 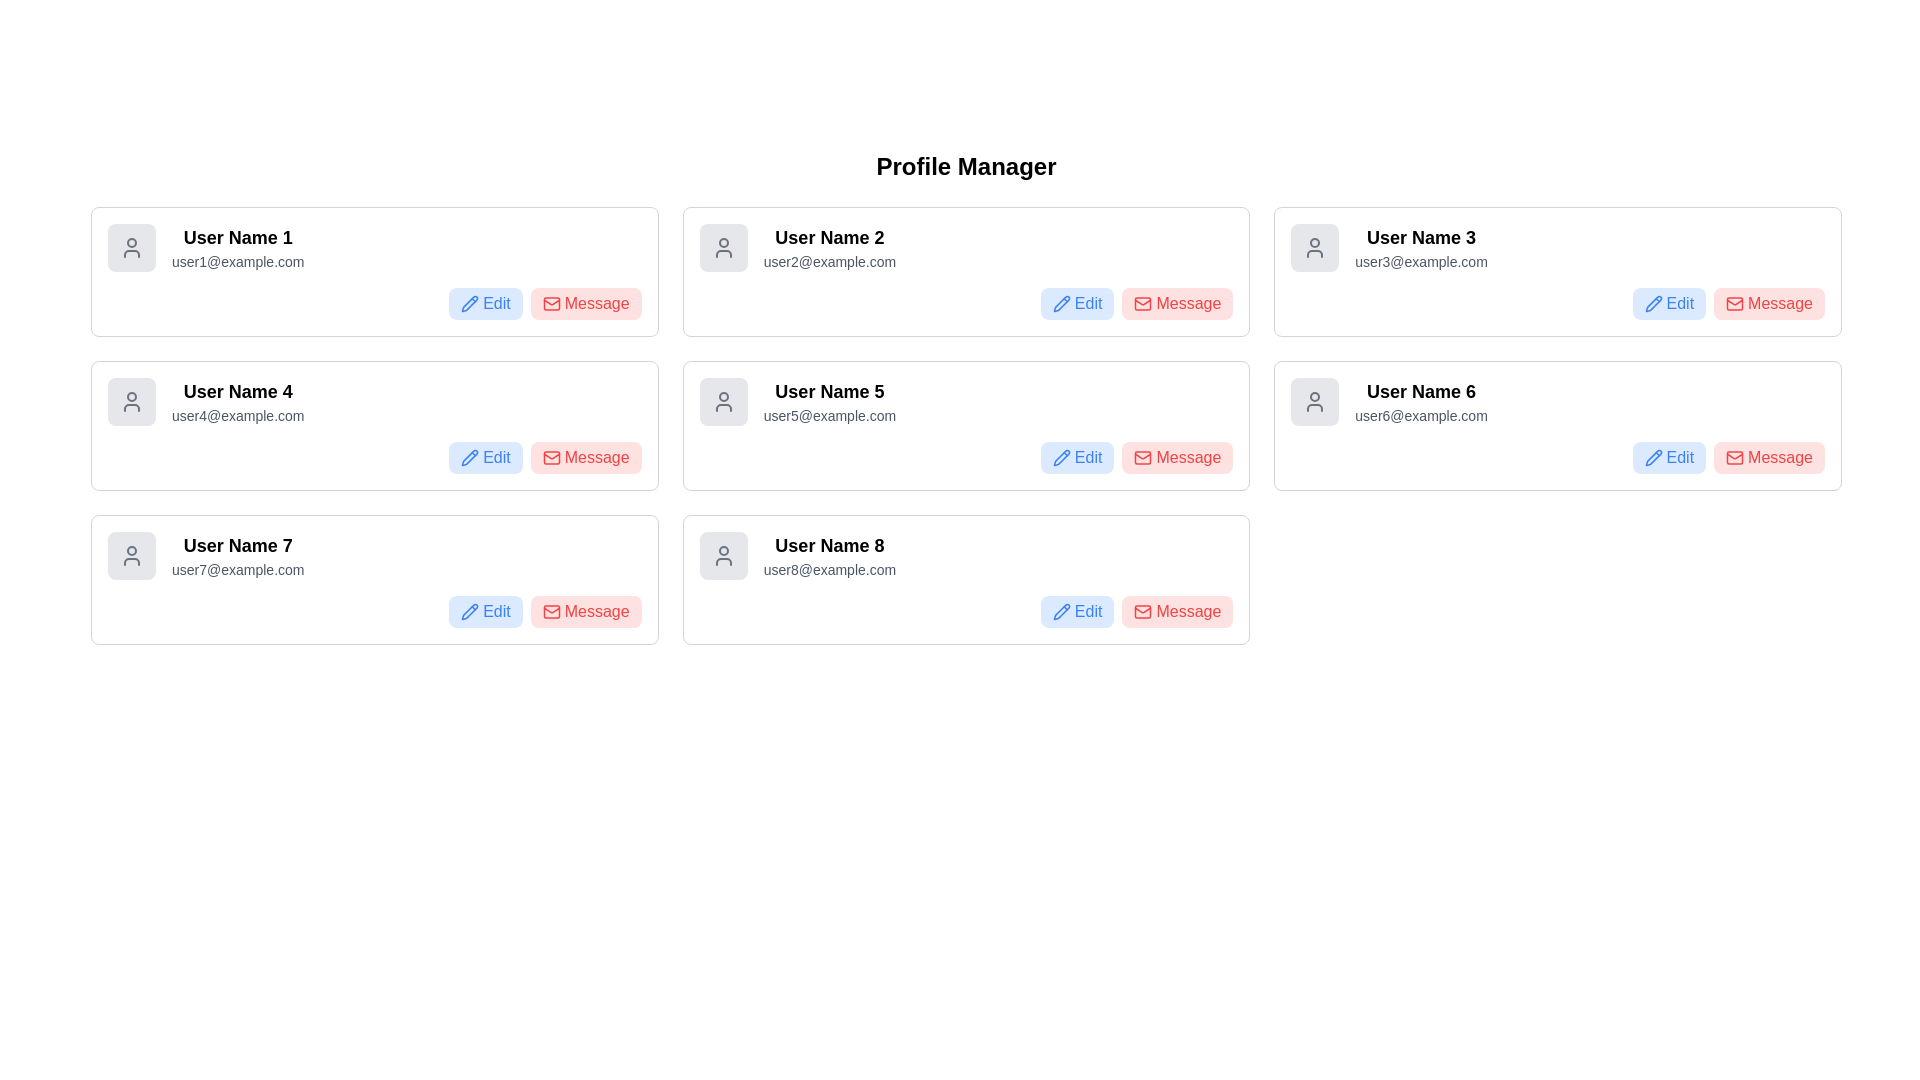 What do you see at coordinates (829, 415) in the screenshot?
I see `the static text element displaying an email address, styled in a small and gray font, located in the bottom part of a content box, below the user's name and above buttons` at bounding box center [829, 415].